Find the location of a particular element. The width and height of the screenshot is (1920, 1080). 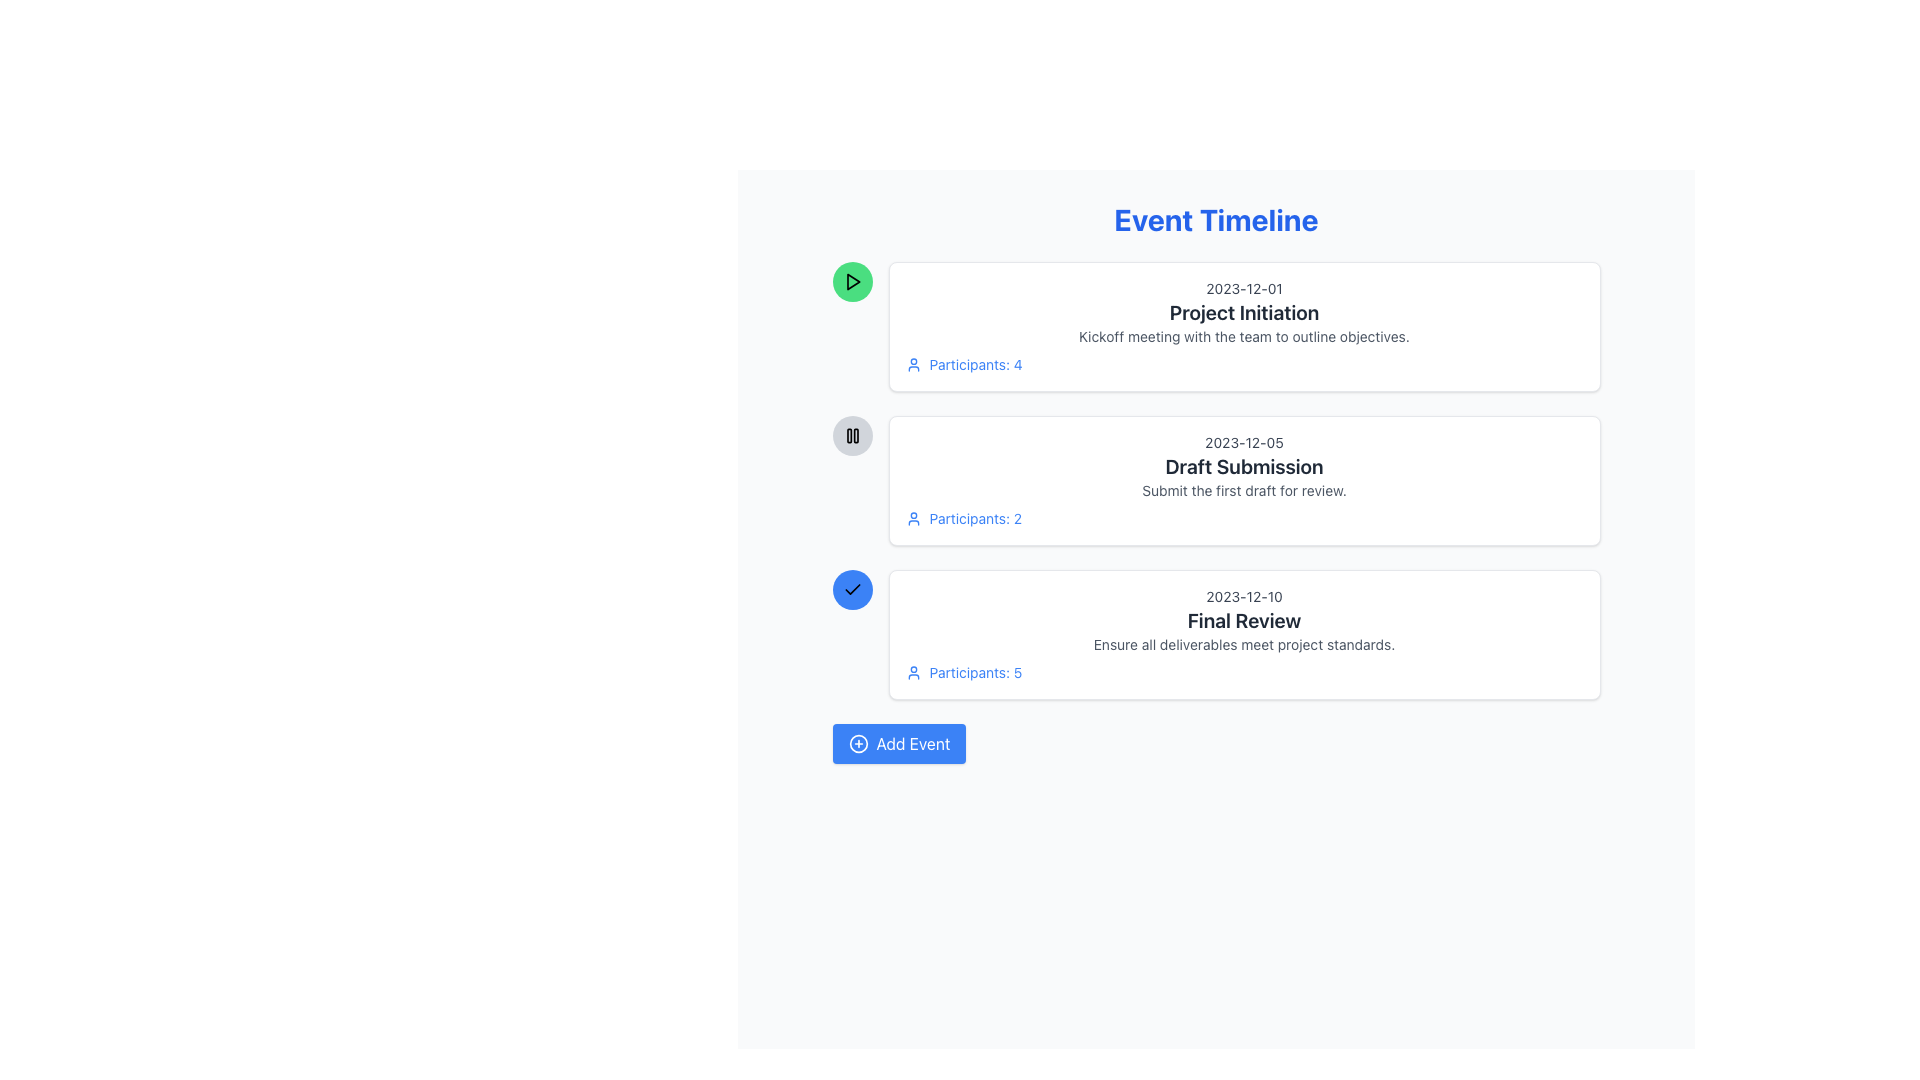

the user participant icon, which is a blue circular vector graphic located to the left of the text 'Participants: 2' in the 'Draft Submission' event entry is located at coordinates (912, 518).